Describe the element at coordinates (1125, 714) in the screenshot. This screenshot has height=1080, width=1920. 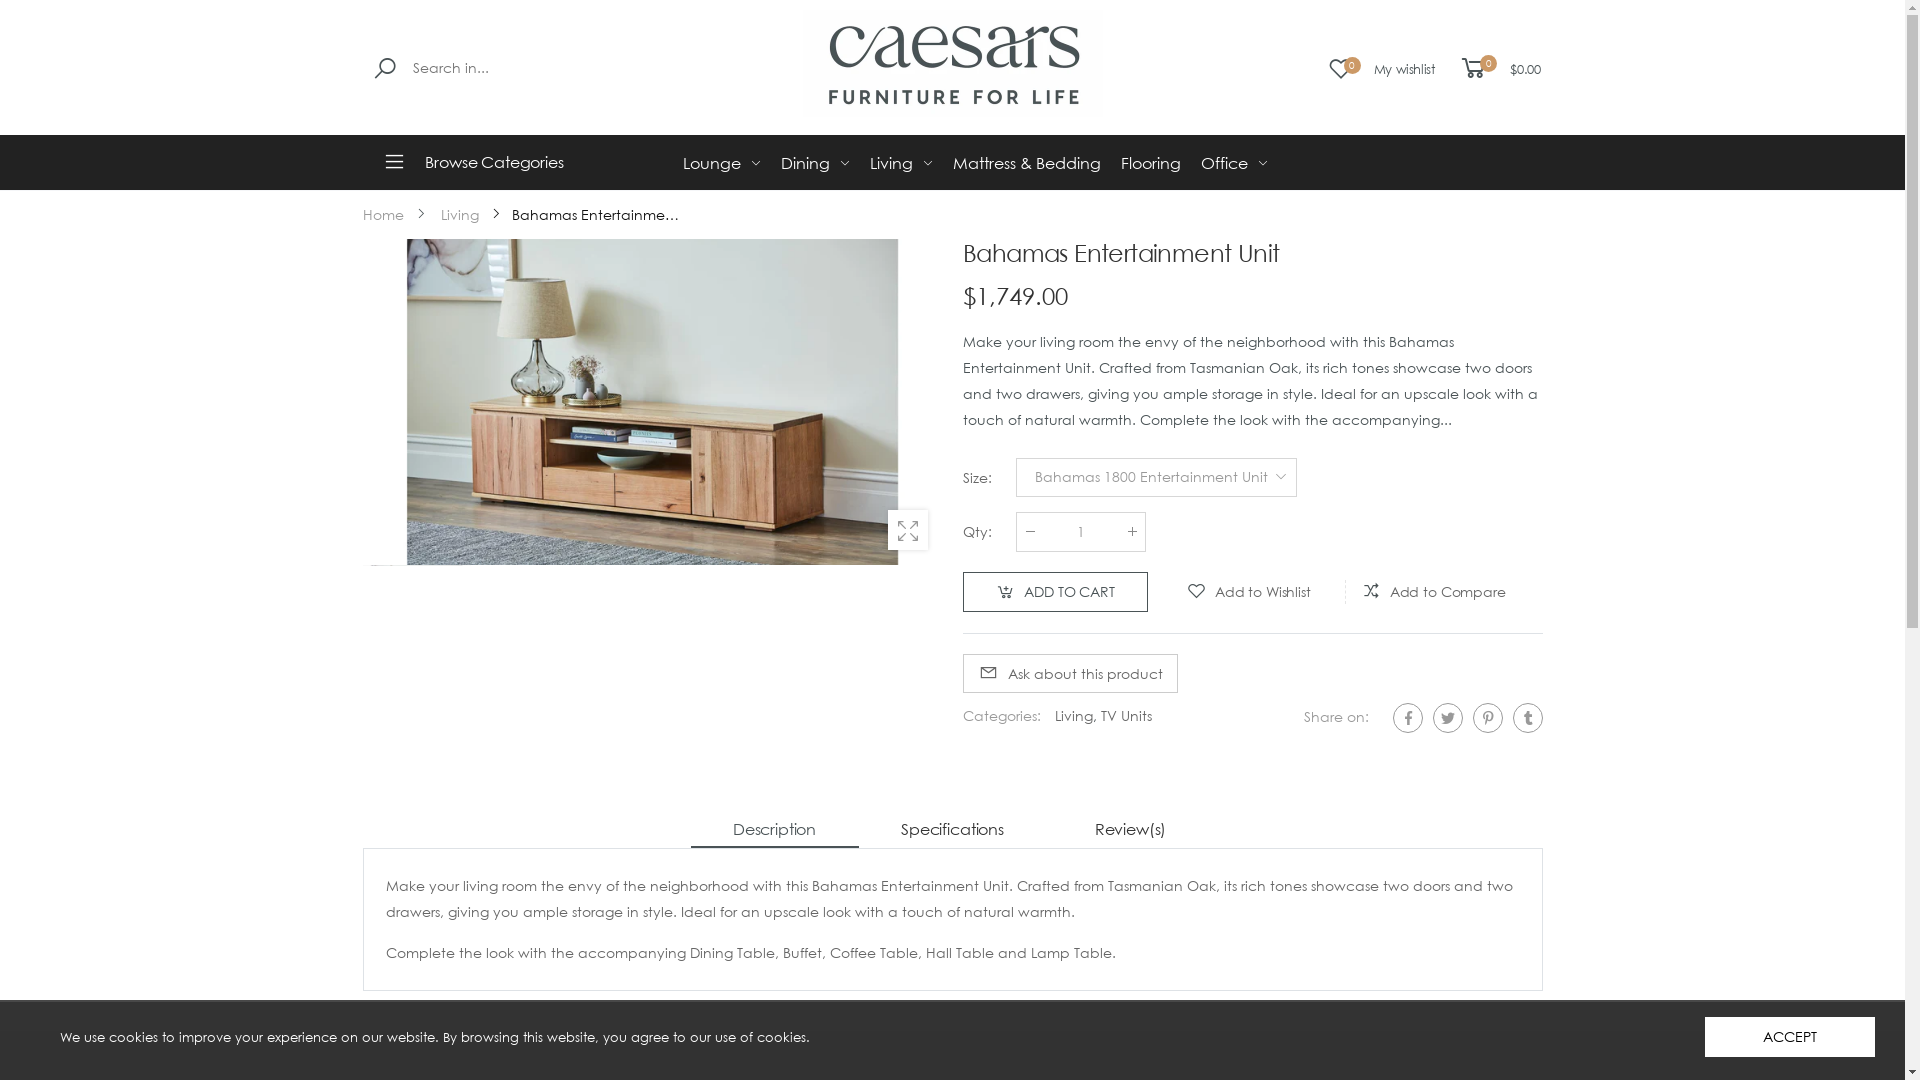
I see `'TV Units'` at that location.